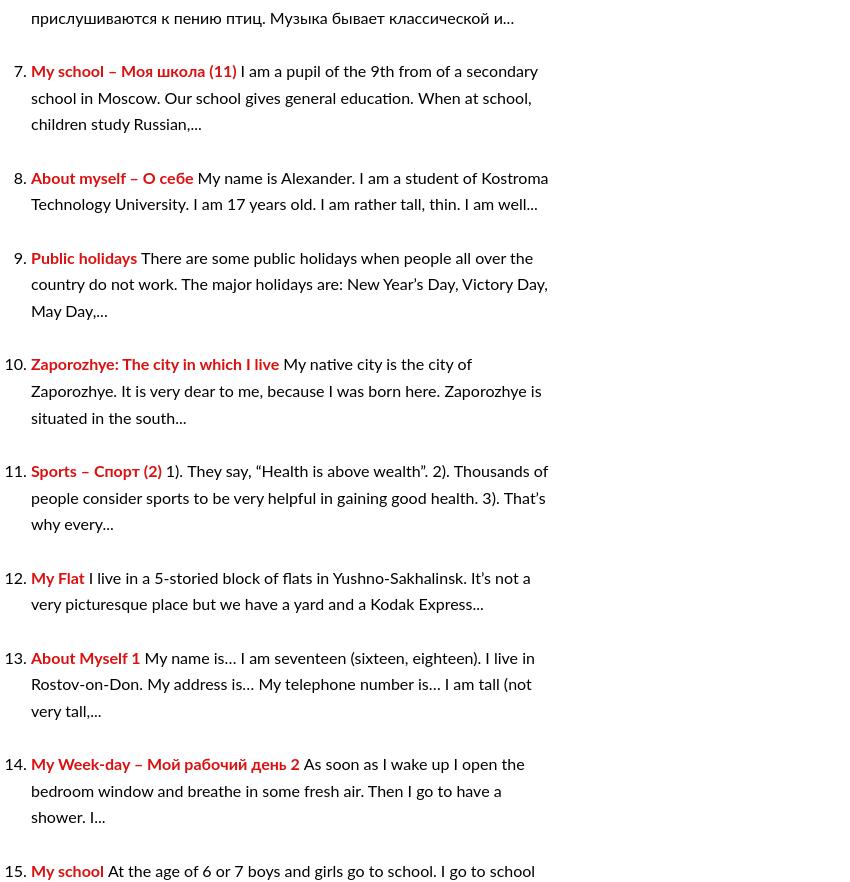 The height and width of the screenshot is (882, 850). I want to click on 'Sports – Спорт (2)', so click(97, 470).